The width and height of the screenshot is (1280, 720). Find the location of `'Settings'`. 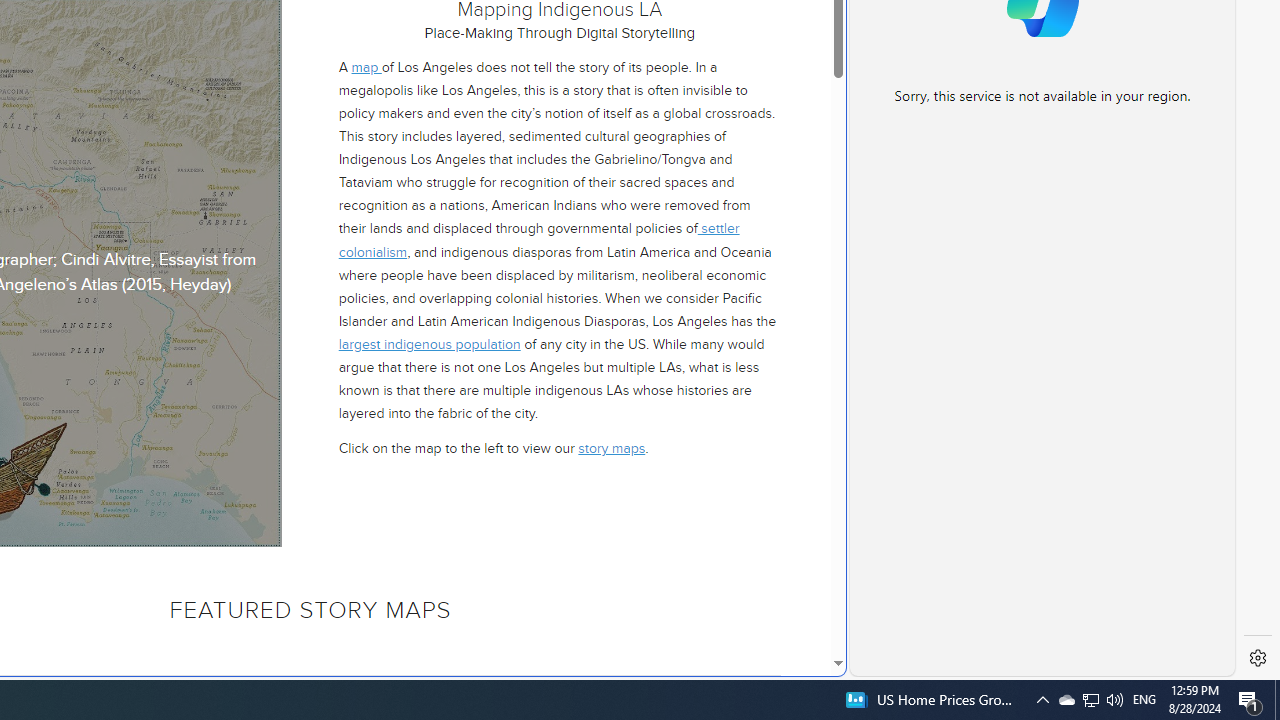

'Settings' is located at coordinates (1257, 658).